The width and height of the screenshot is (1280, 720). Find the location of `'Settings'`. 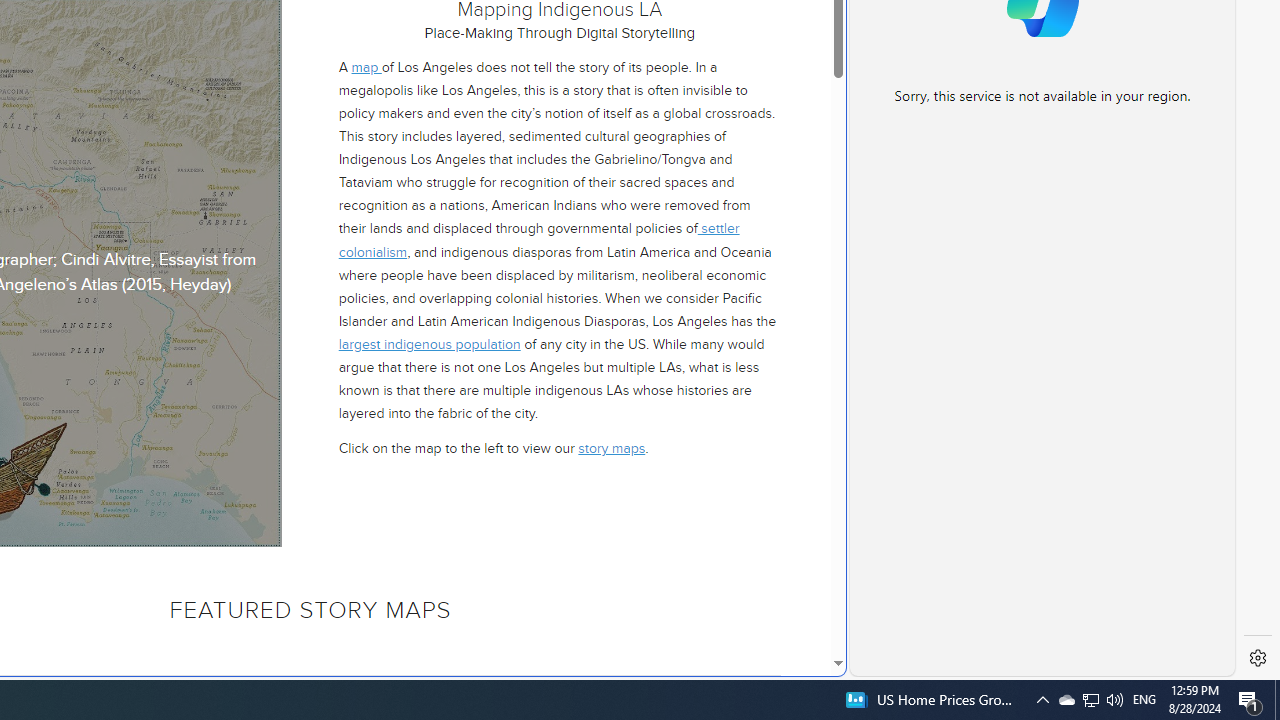

'Settings' is located at coordinates (1257, 658).